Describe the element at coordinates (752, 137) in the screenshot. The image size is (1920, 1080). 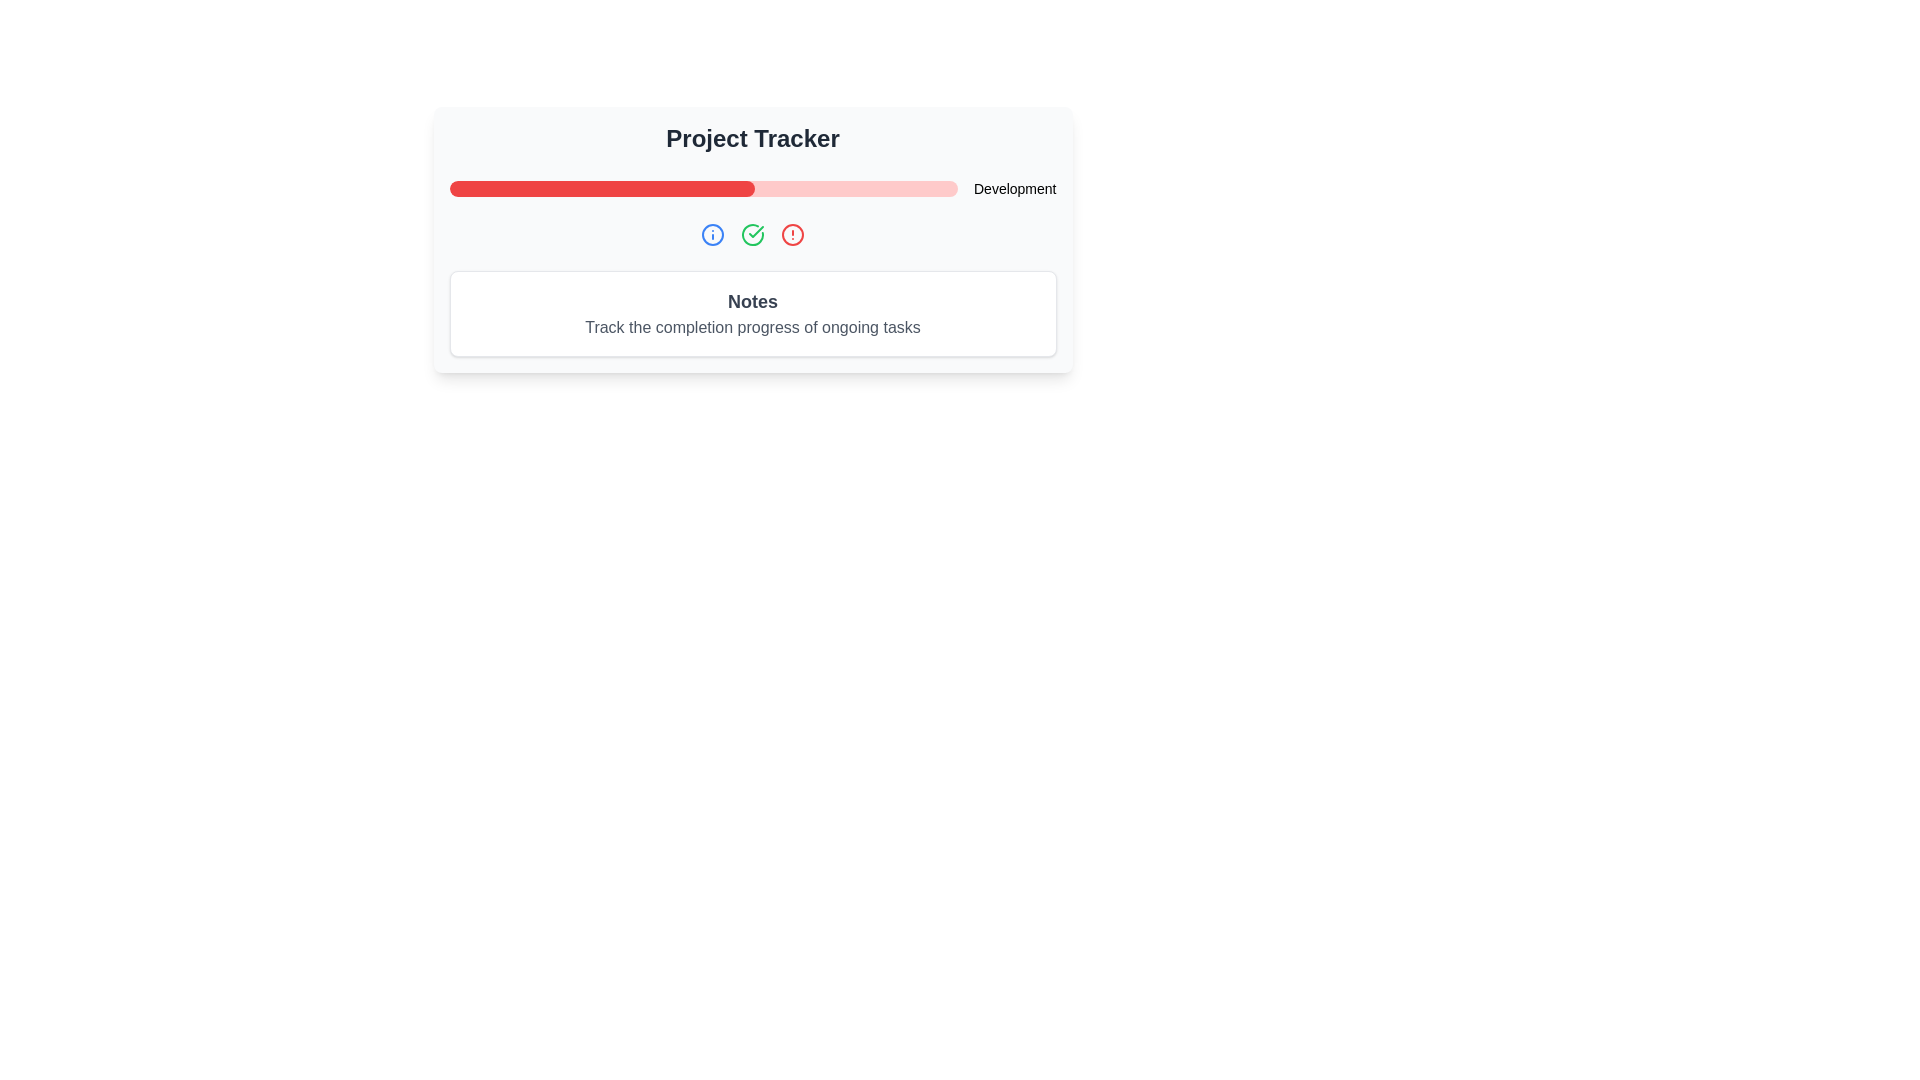
I see `the title text element indicating 'Project Tracker', which is the topmost component in its section and horizontally centered above the progress bar and other elements` at that location.